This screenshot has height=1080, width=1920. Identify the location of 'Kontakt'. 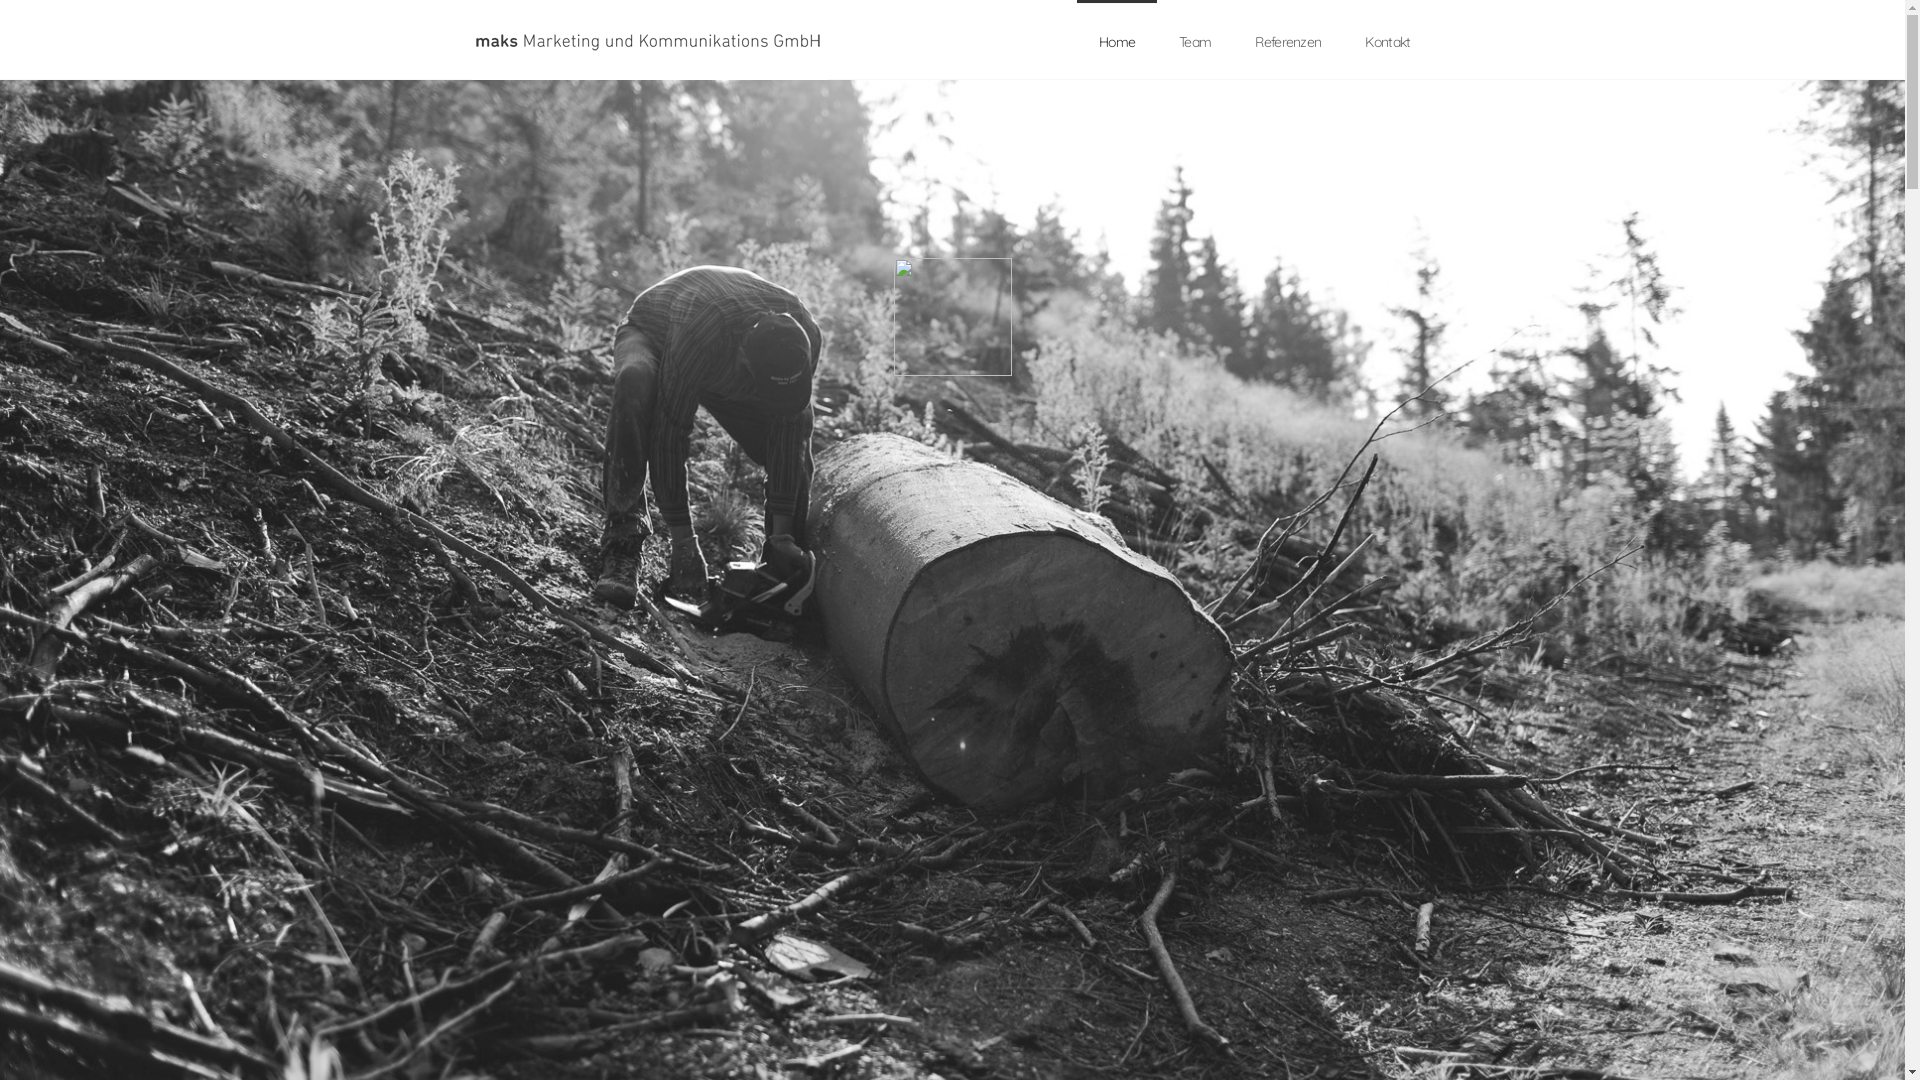
(1343, 41).